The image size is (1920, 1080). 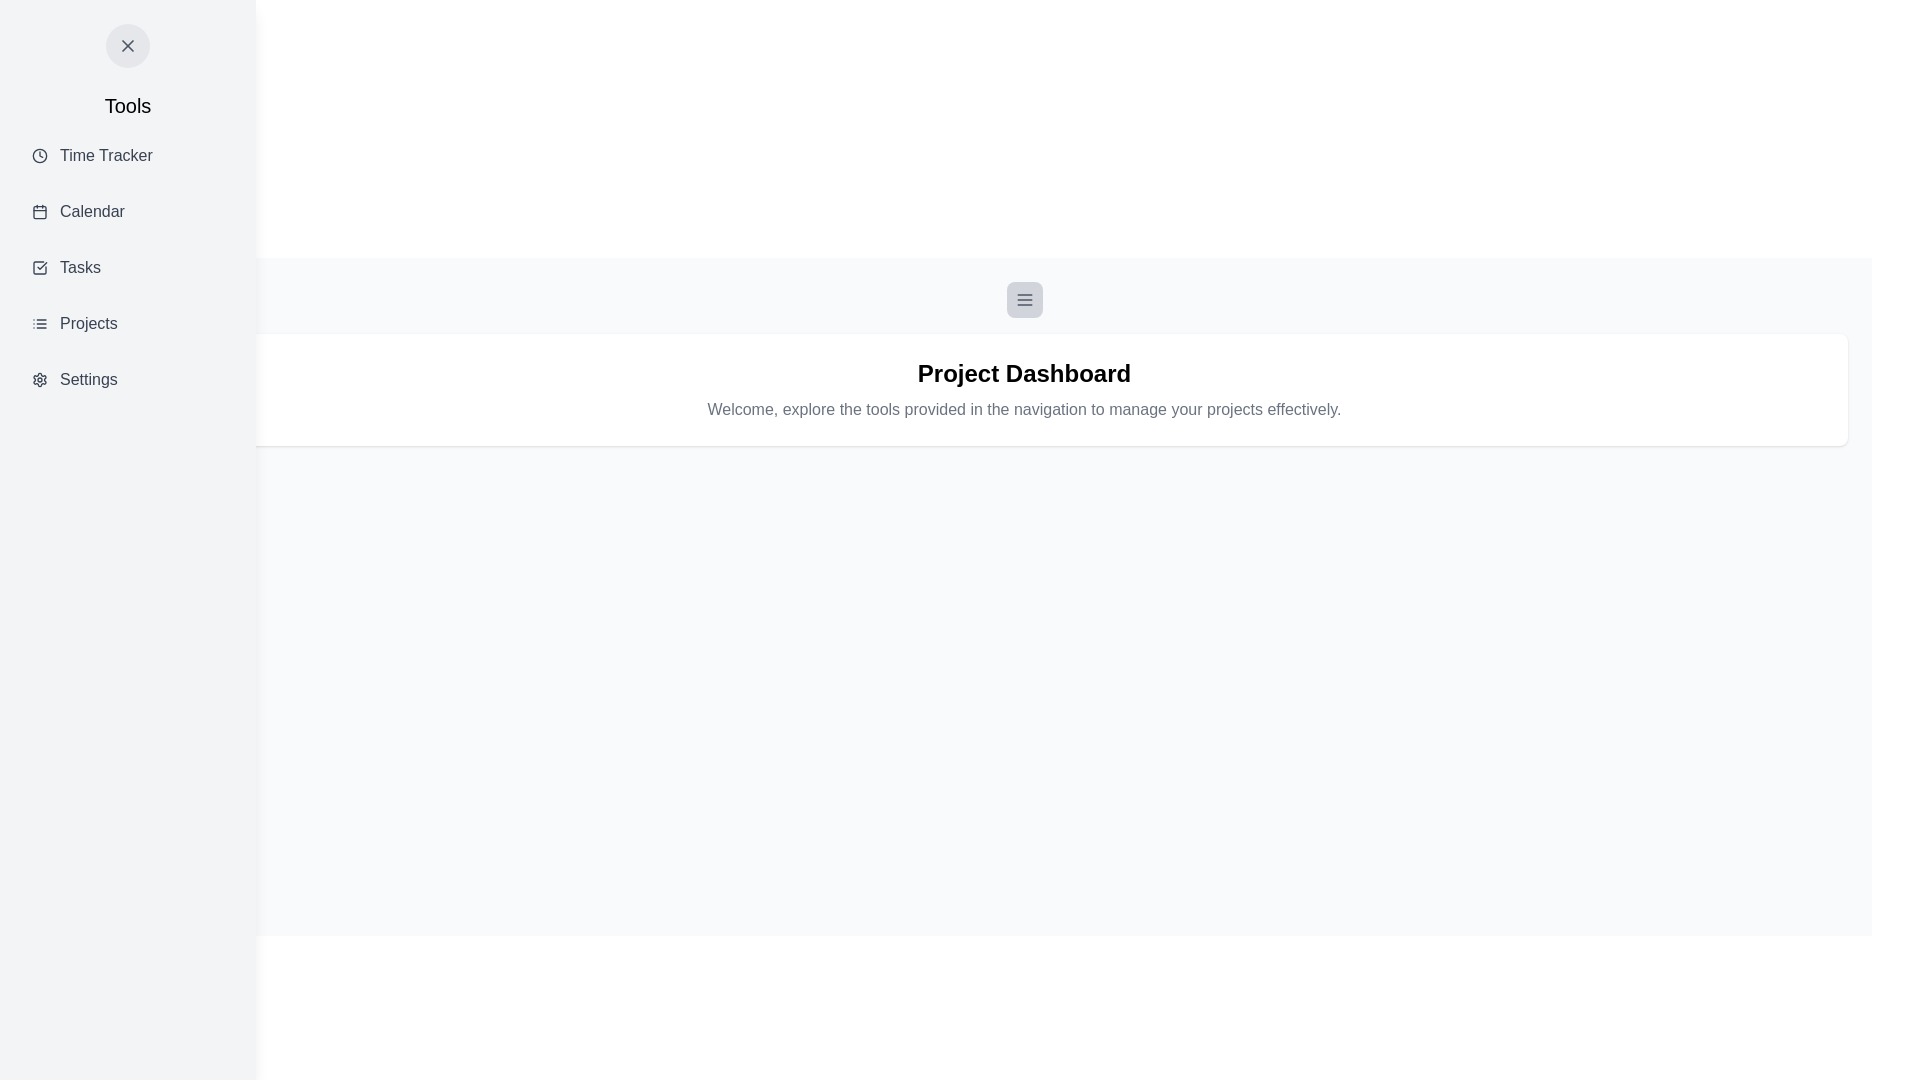 I want to click on the gray rectangular button with rounded corners, featuring three horizontal lines, so click(x=1024, y=300).